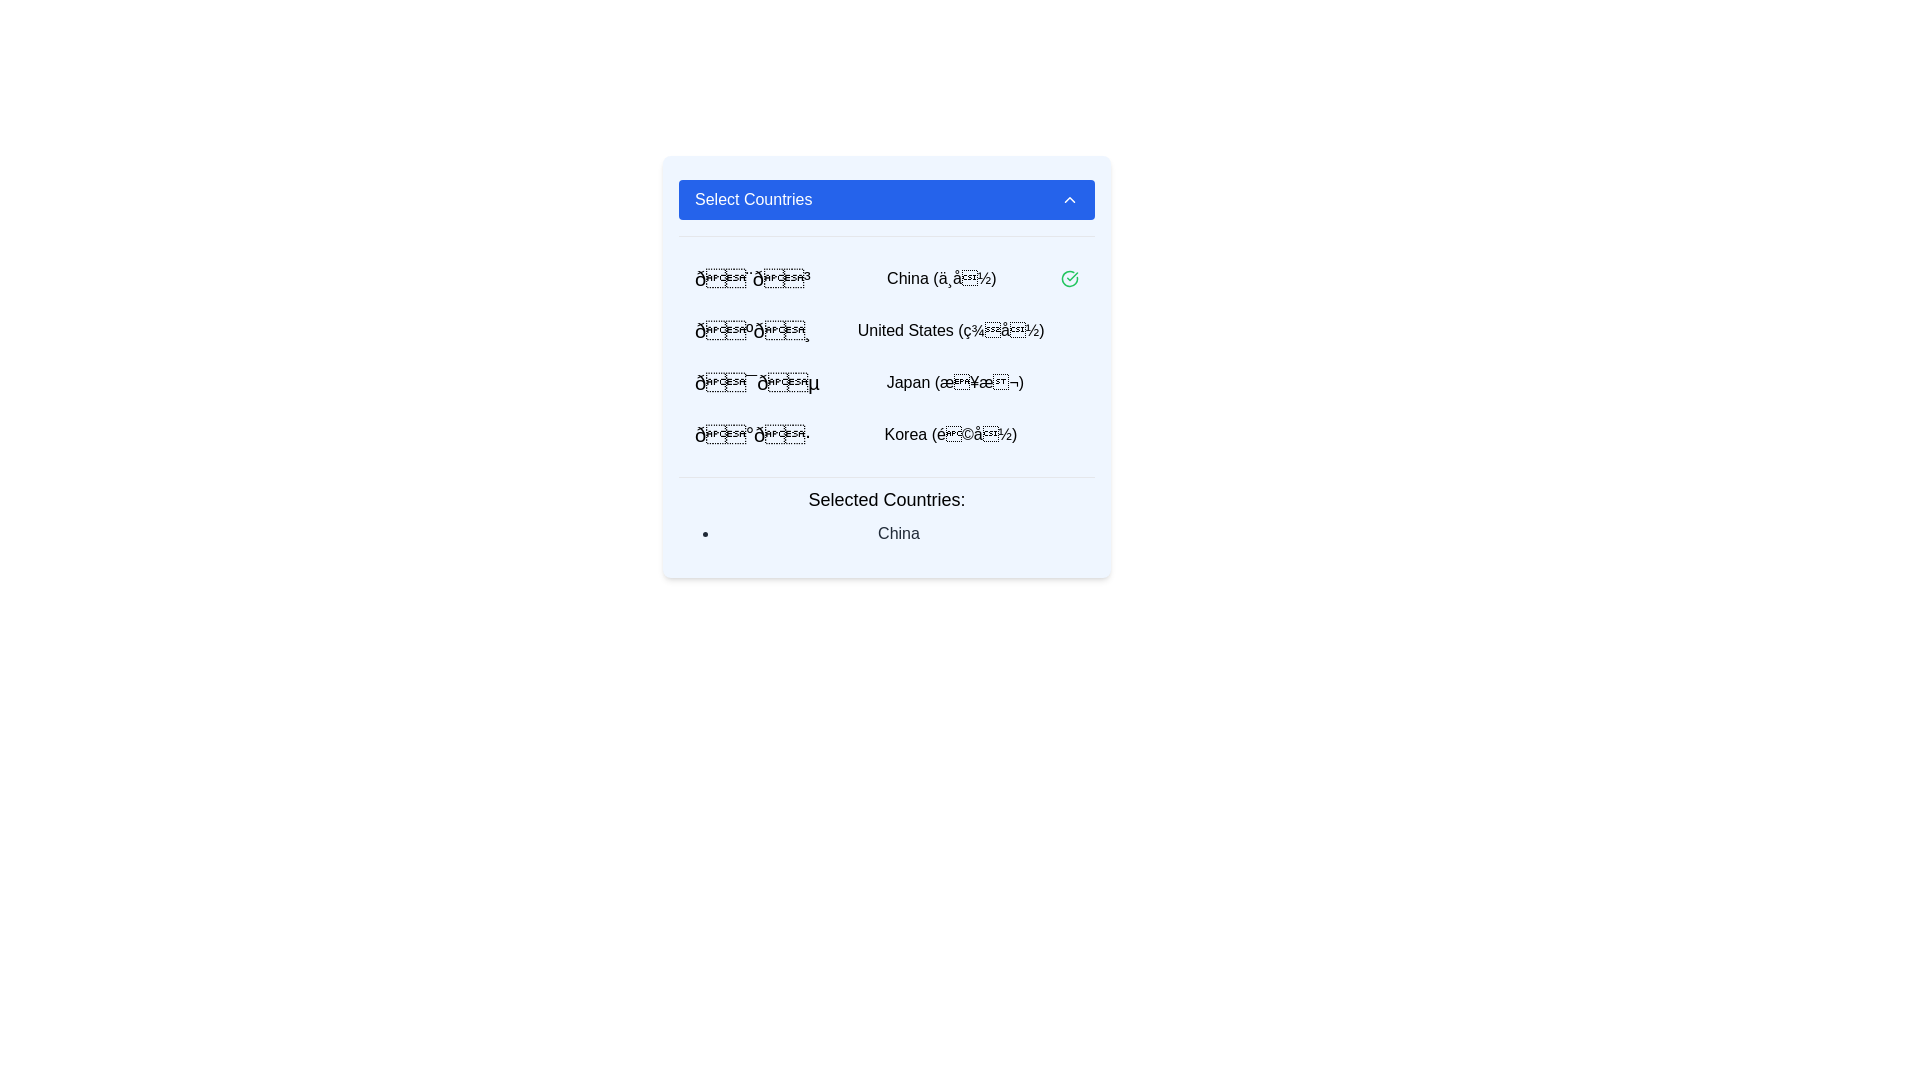 The height and width of the screenshot is (1080, 1920). Describe the element at coordinates (954, 382) in the screenshot. I see `the text option labeled 'Japan (日本)' in the dropdown menu` at that location.